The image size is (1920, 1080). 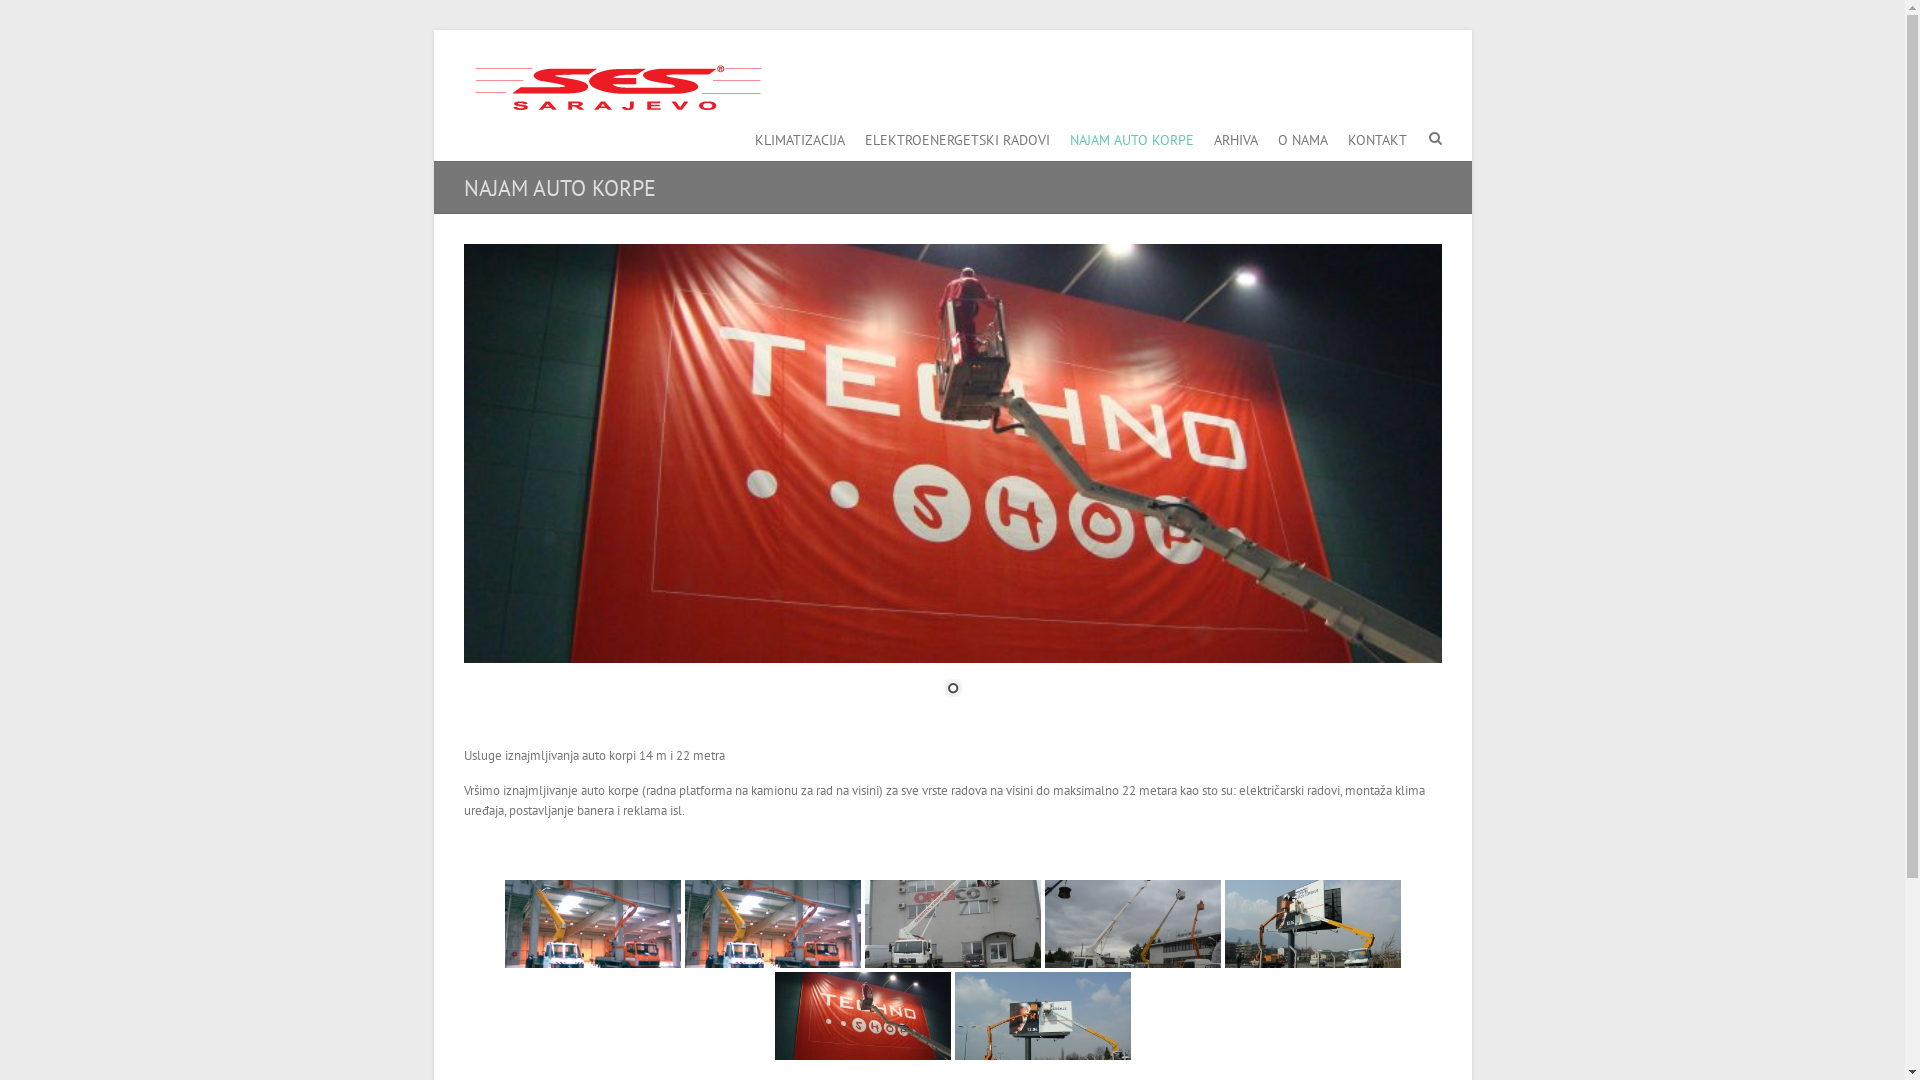 What do you see at coordinates (613, 86) in the screenshot?
I see `'SES.ba'` at bounding box center [613, 86].